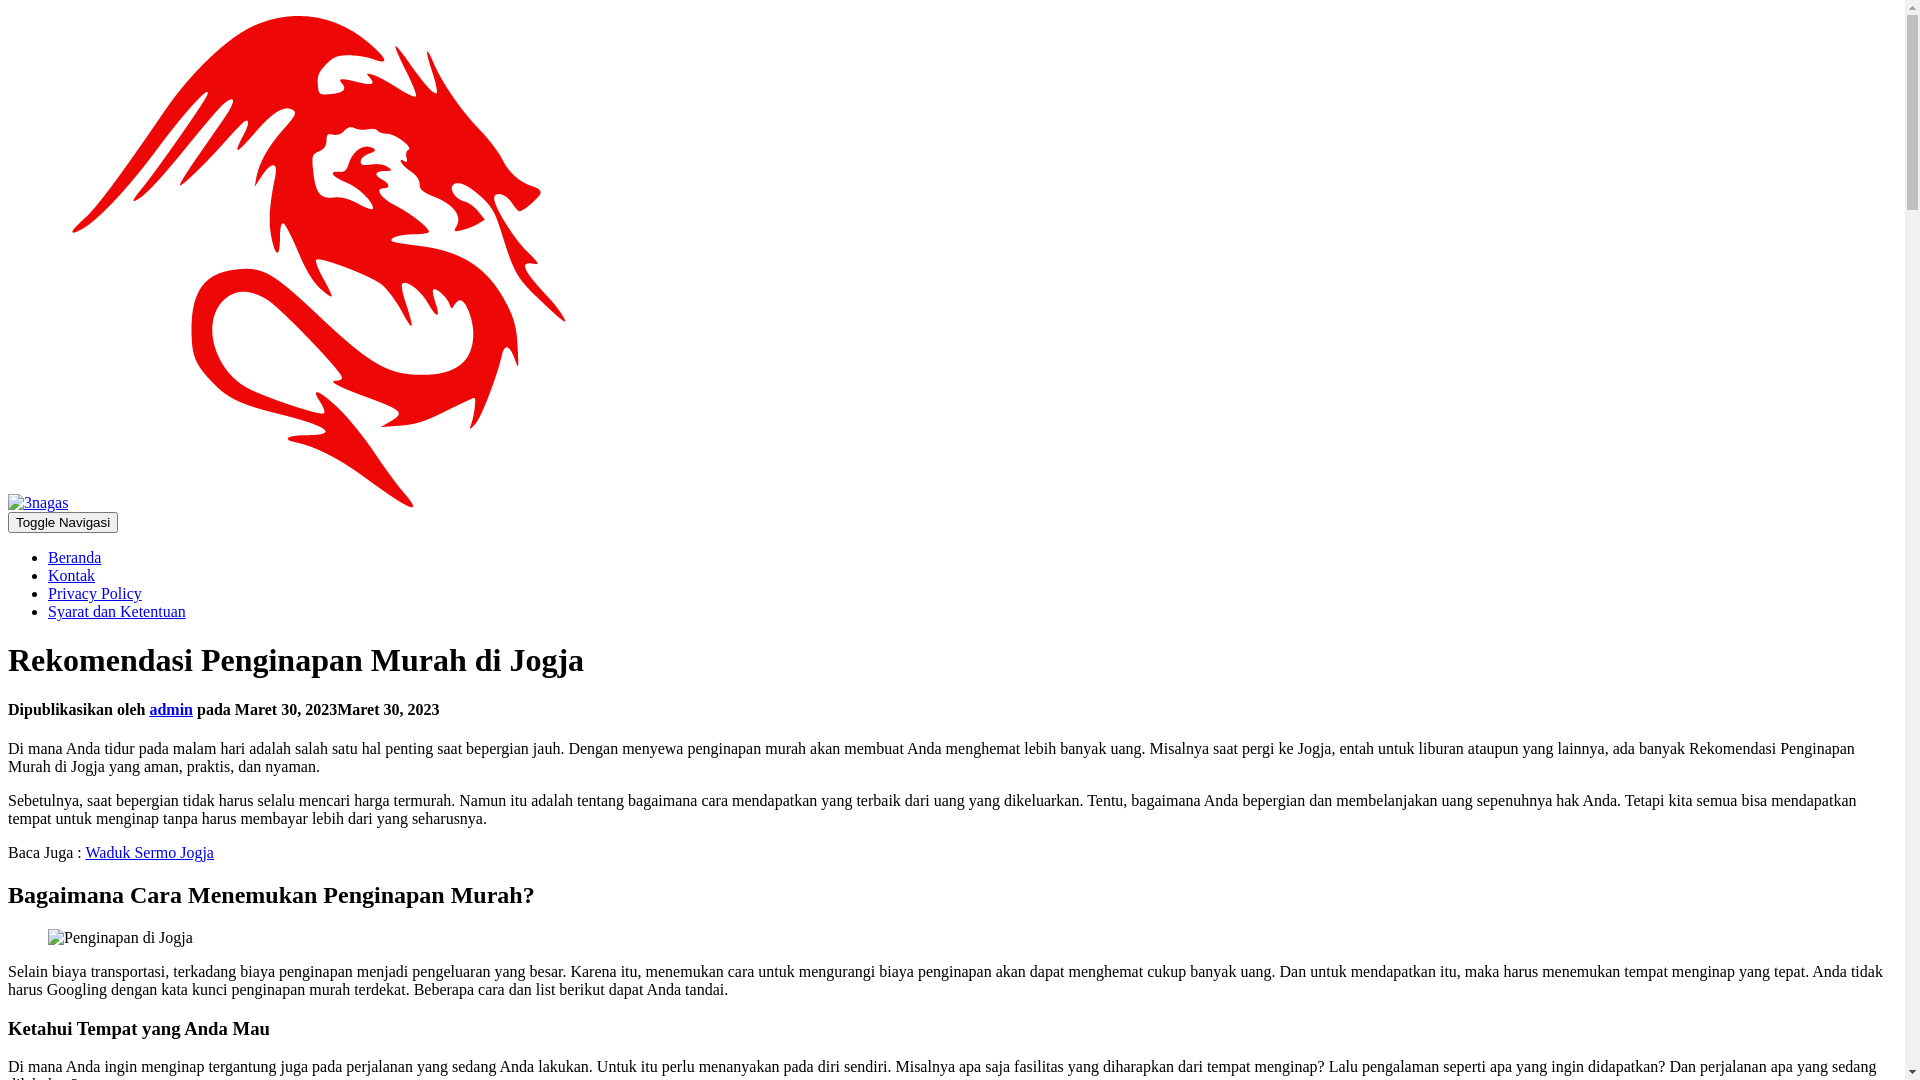 The width and height of the screenshot is (1920, 1080). What do you see at coordinates (74, 557) in the screenshot?
I see `'Beranda'` at bounding box center [74, 557].